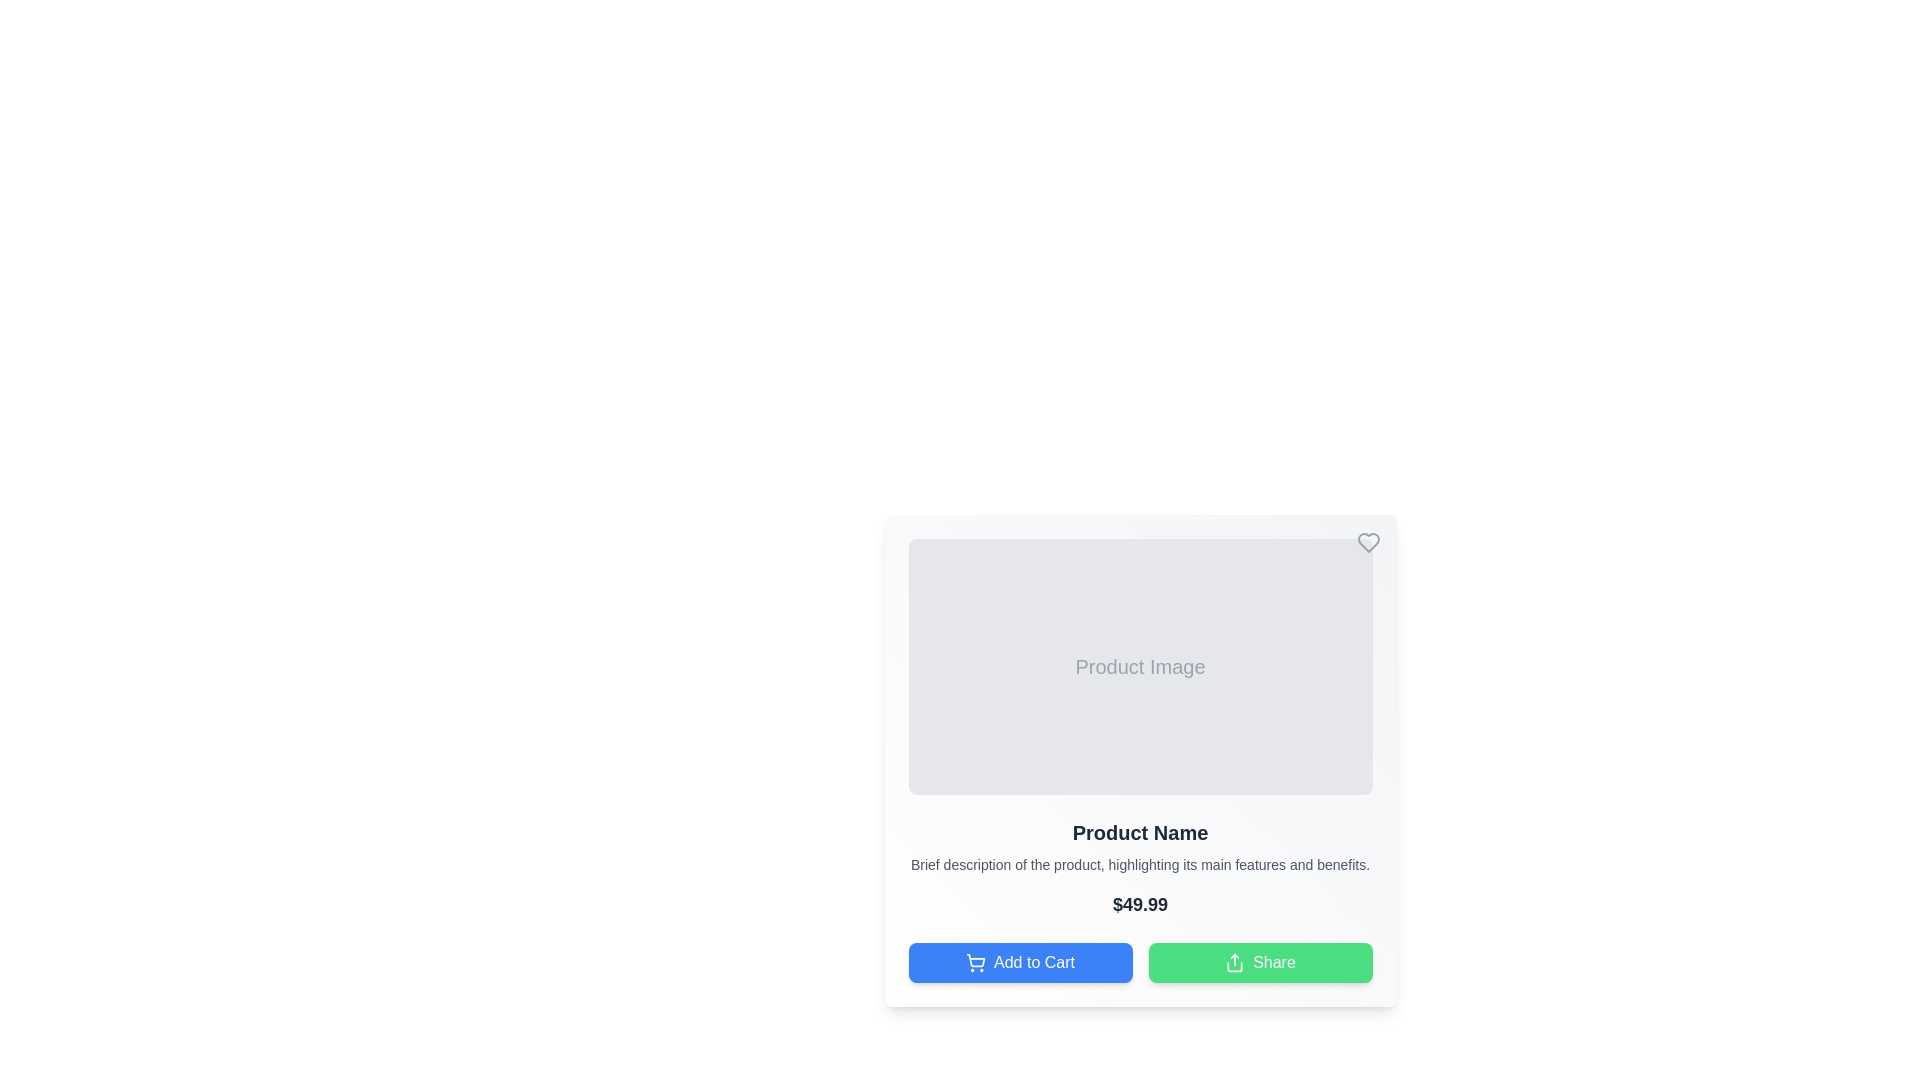 Image resolution: width=1920 pixels, height=1080 pixels. What do you see at coordinates (1234, 962) in the screenshot?
I see `the share icon, which is an upward arrow inside a green button labeled 'Share' located at the bottom-right of the product card` at bounding box center [1234, 962].